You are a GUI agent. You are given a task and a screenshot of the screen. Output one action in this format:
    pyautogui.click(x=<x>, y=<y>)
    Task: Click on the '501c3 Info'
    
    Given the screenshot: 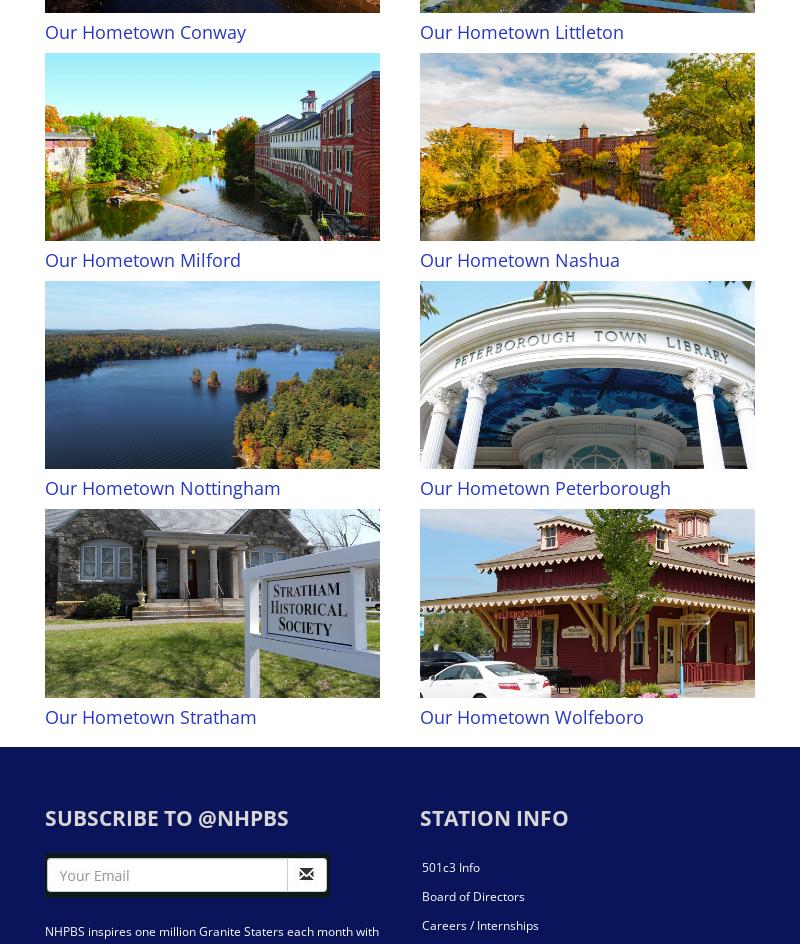 What is the action you would take?
    pyautogui.click(x=449, y=866)
    